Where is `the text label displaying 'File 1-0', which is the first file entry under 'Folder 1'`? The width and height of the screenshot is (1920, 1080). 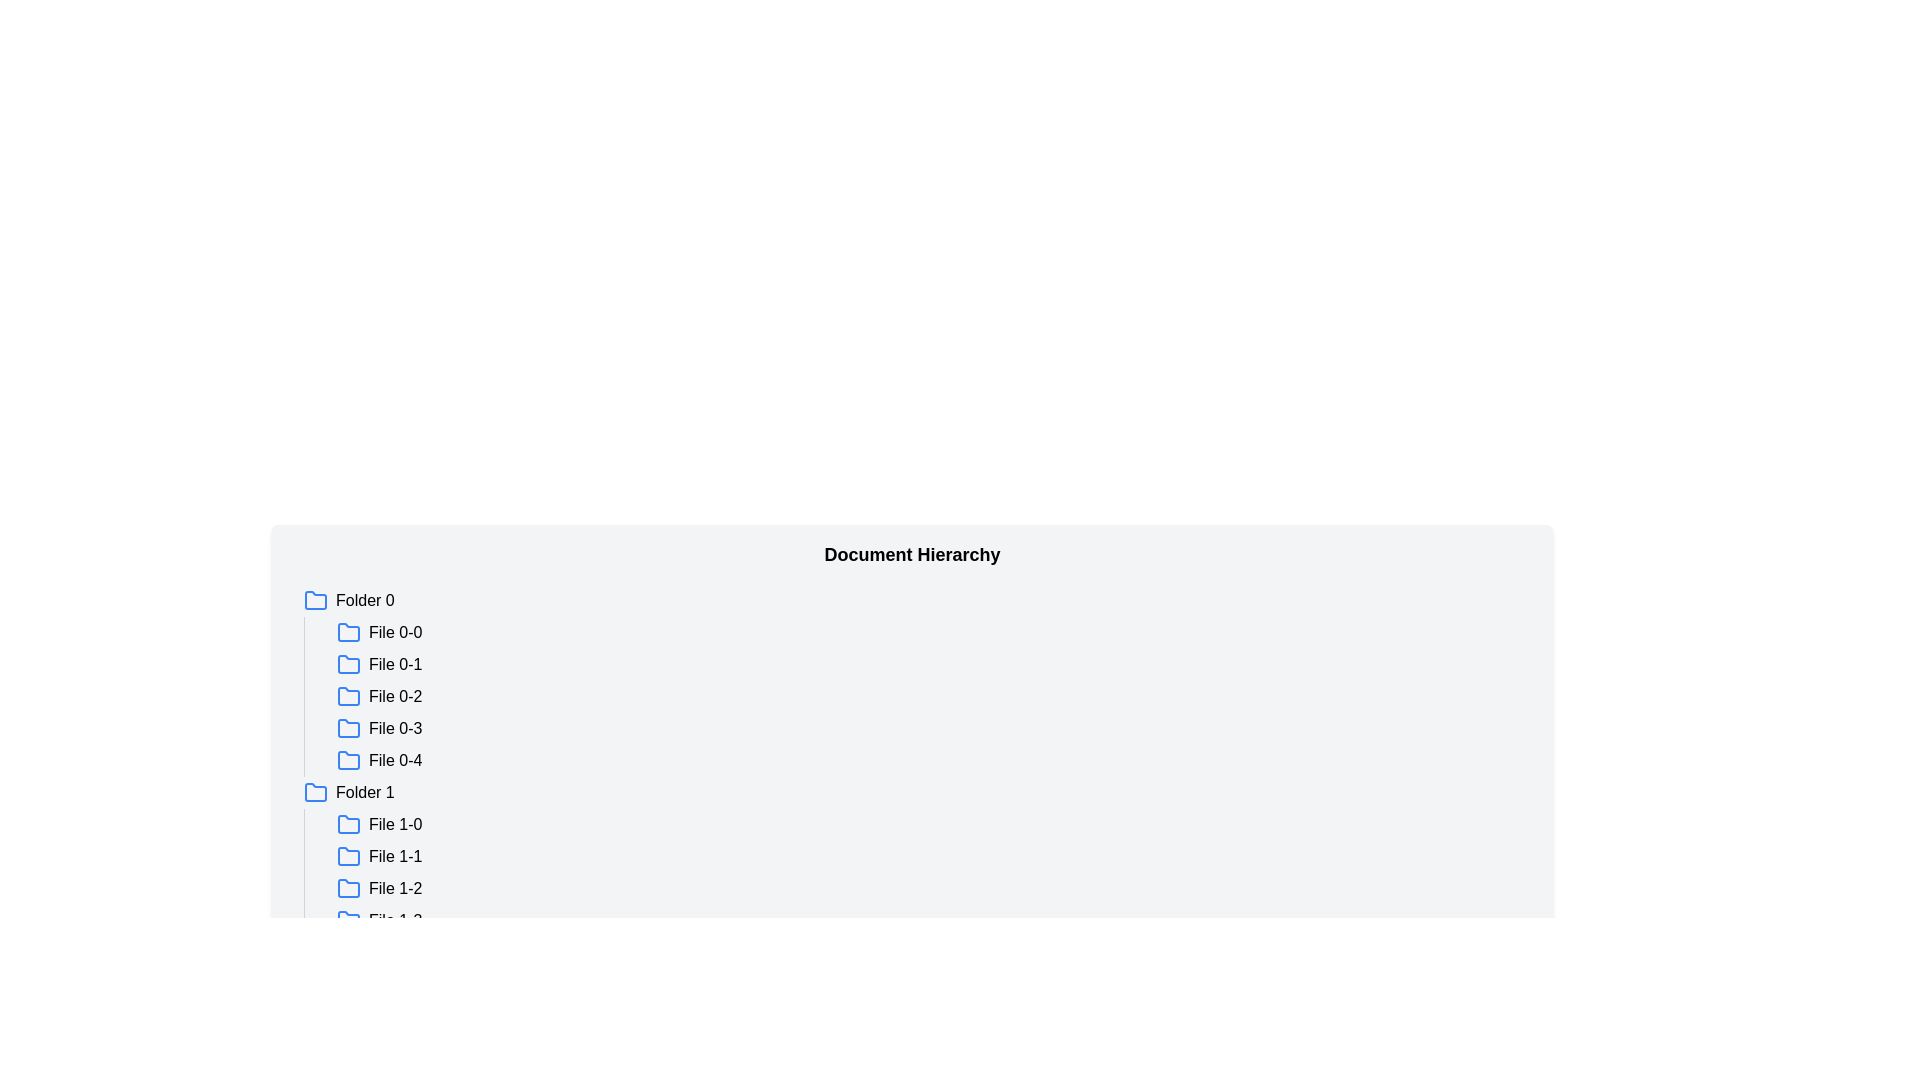
the text label displaying 'File 1-0', which is the first file entry under 'Folder 1' is located at coordinates (395, 825).